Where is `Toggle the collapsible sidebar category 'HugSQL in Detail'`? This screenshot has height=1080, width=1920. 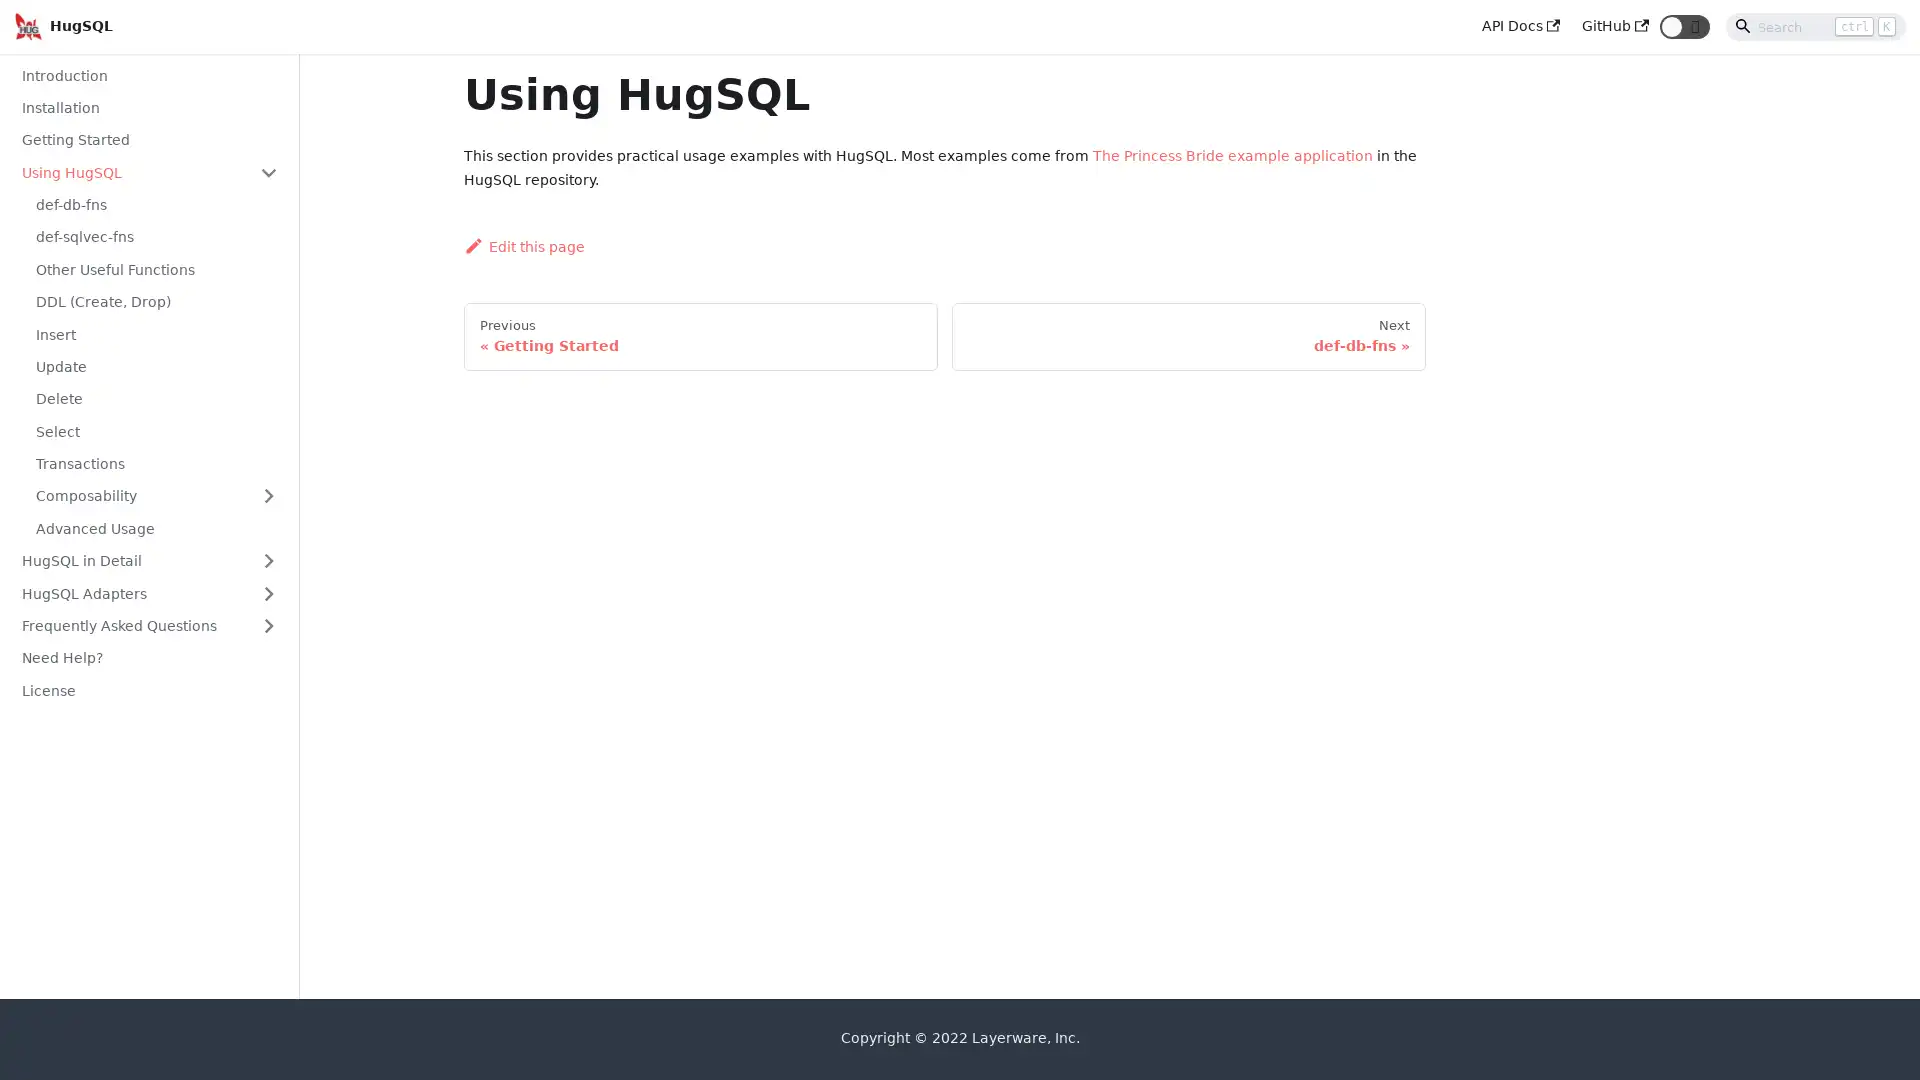 Toggle the collapsible sidebar category 'HugSQL in Detail' is located at coordinates (267, 560).